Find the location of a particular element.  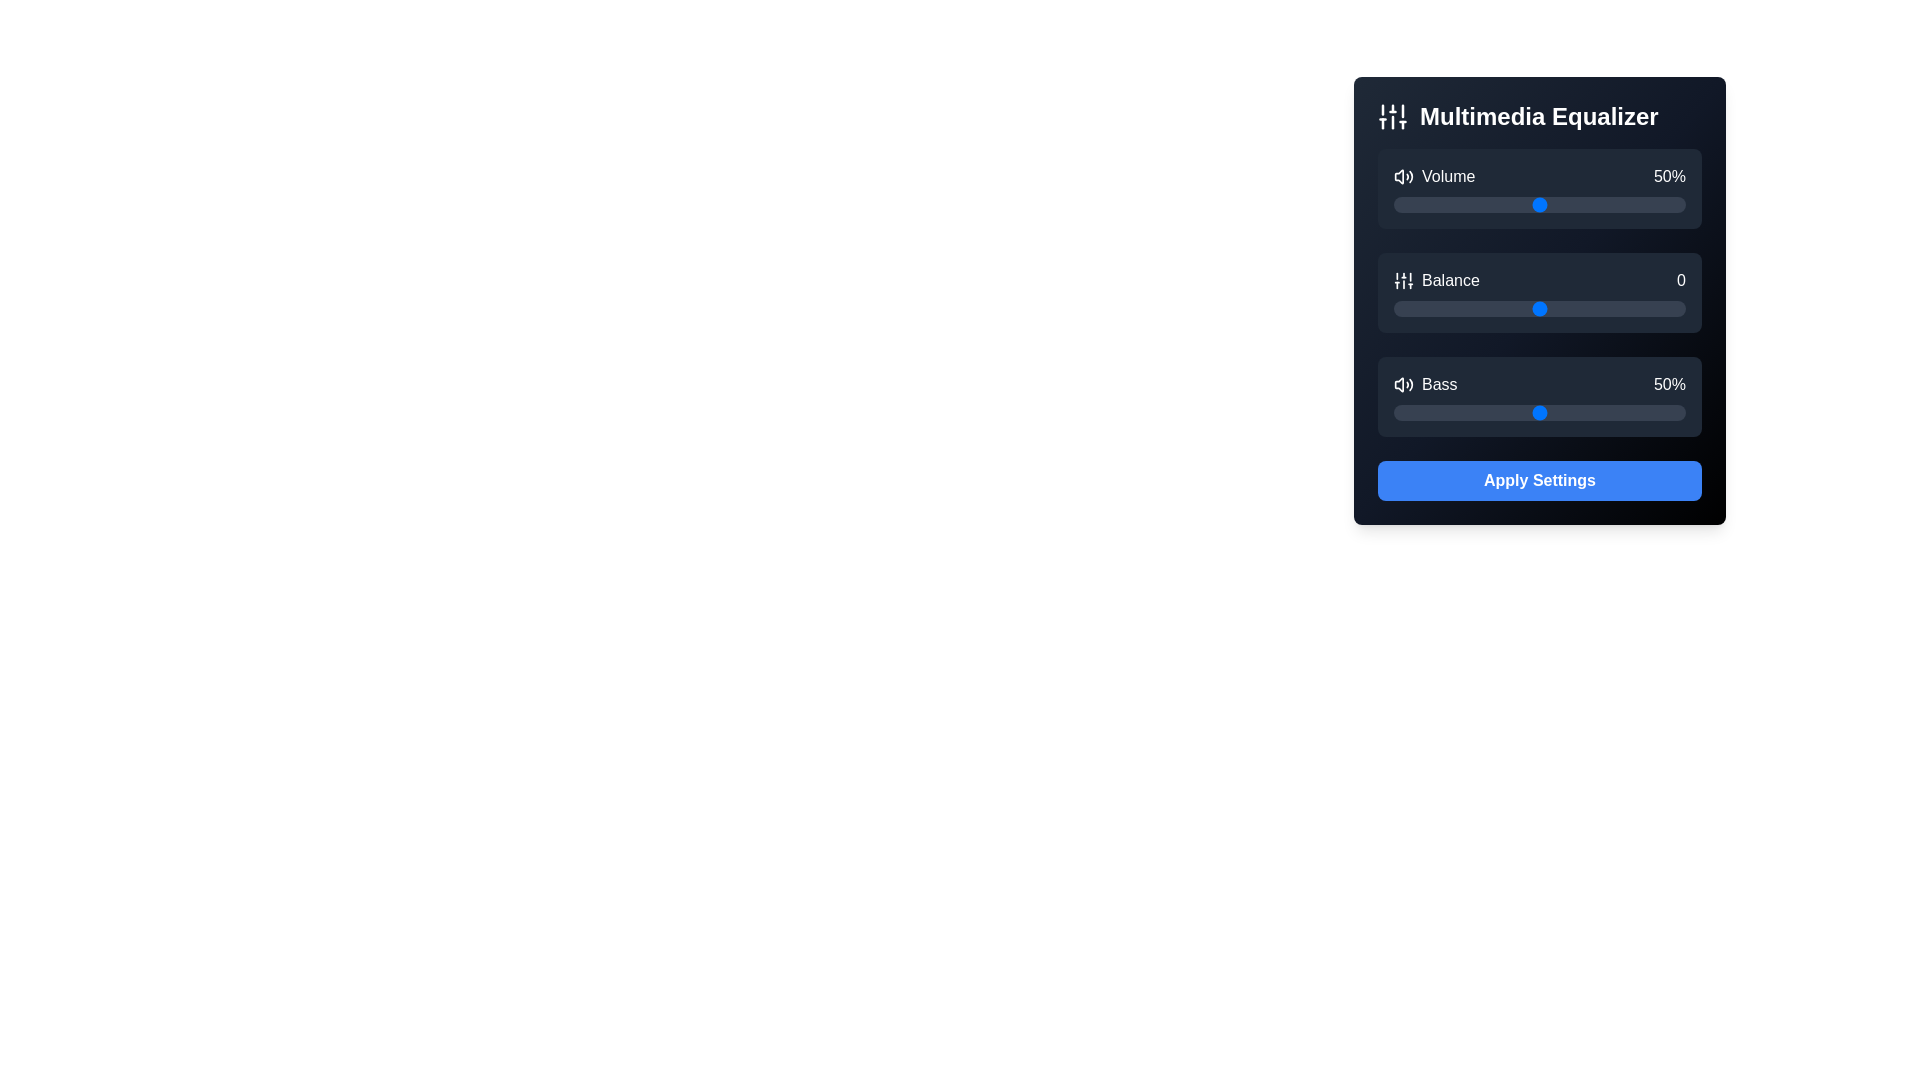

the bass level is located at coordinates (1464, 411).